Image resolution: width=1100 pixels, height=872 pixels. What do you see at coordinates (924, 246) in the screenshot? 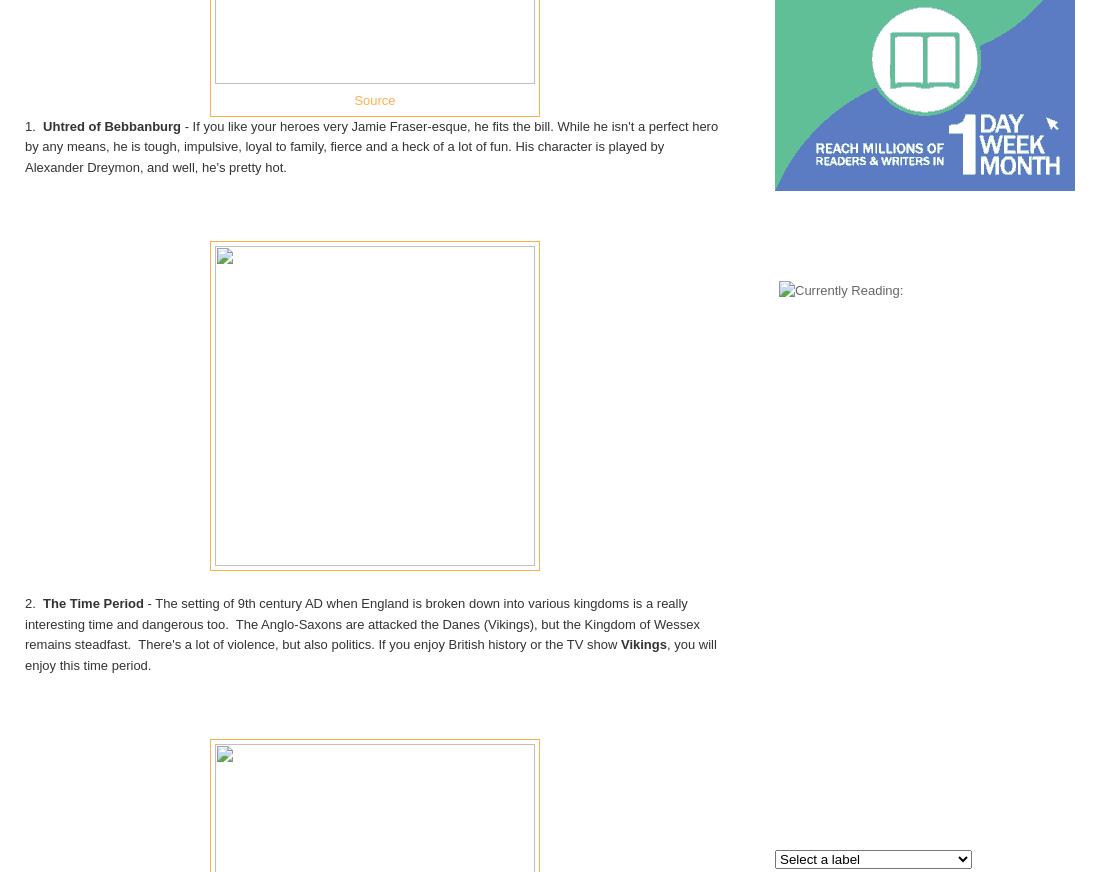
I see `'Currently Reading:'` at bounding box center [924, 246].